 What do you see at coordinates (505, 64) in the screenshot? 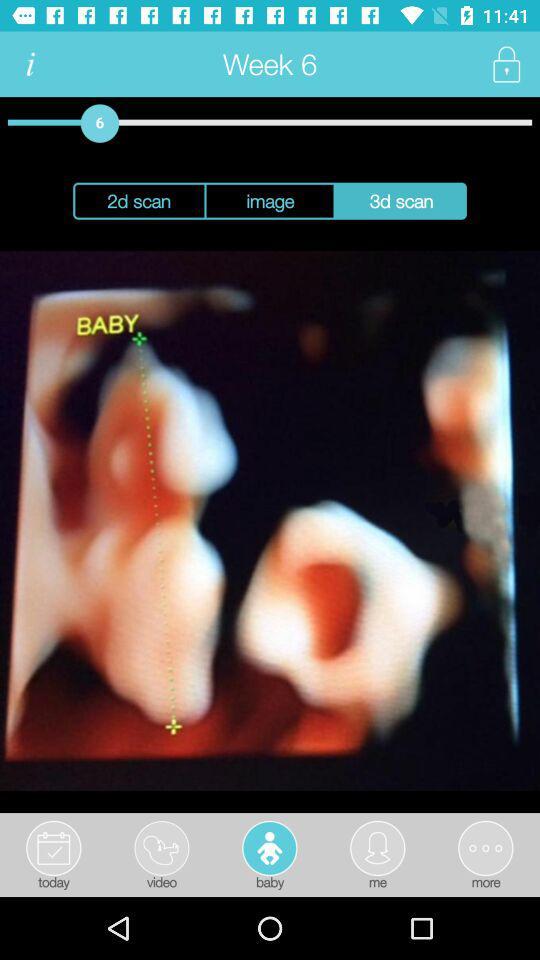
I see `this` at bounding box center [505, 64].